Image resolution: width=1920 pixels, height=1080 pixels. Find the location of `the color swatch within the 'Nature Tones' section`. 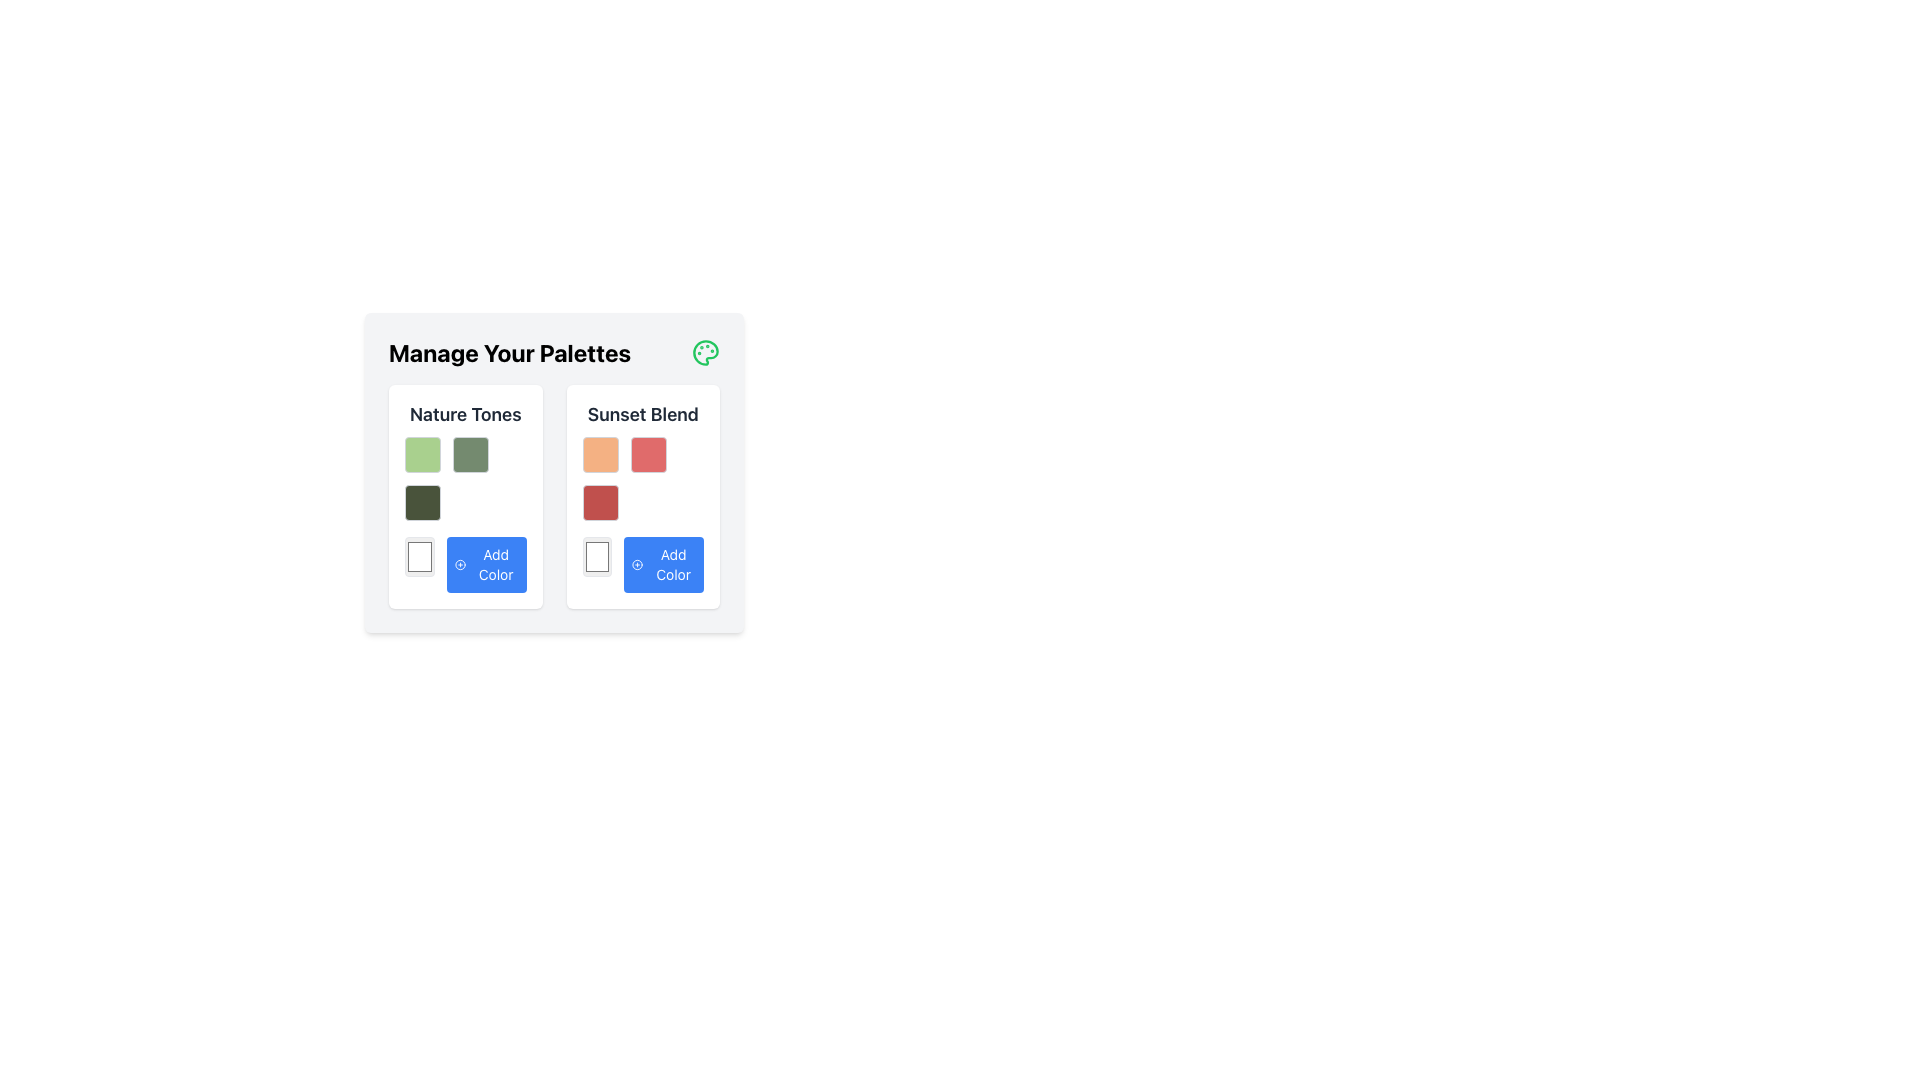

the color swatch within the 'Nature Tones' section is located at coordinates (464, 478).